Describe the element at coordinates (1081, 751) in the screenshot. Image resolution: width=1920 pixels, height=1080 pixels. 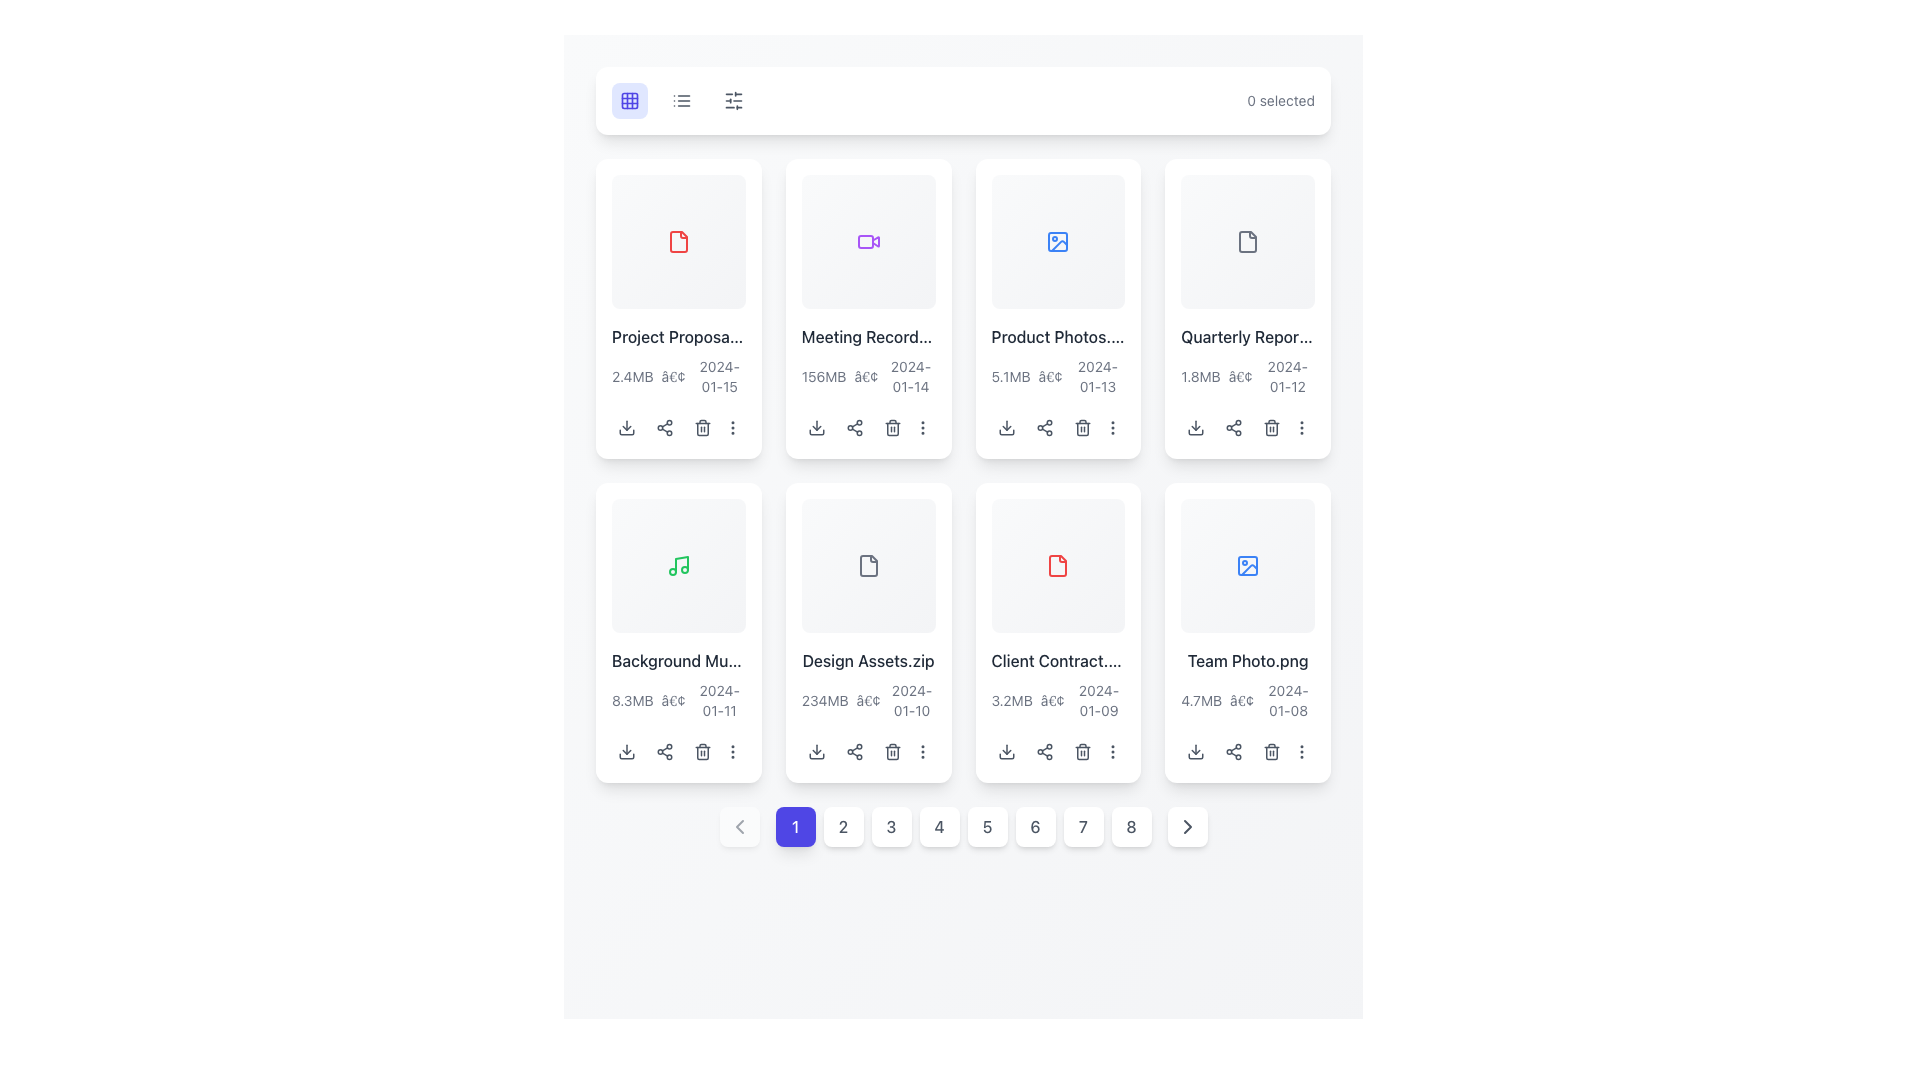
I see `the trash bin icon button located at the bottom-right corner of the 'Client Contract' file card` at that location.